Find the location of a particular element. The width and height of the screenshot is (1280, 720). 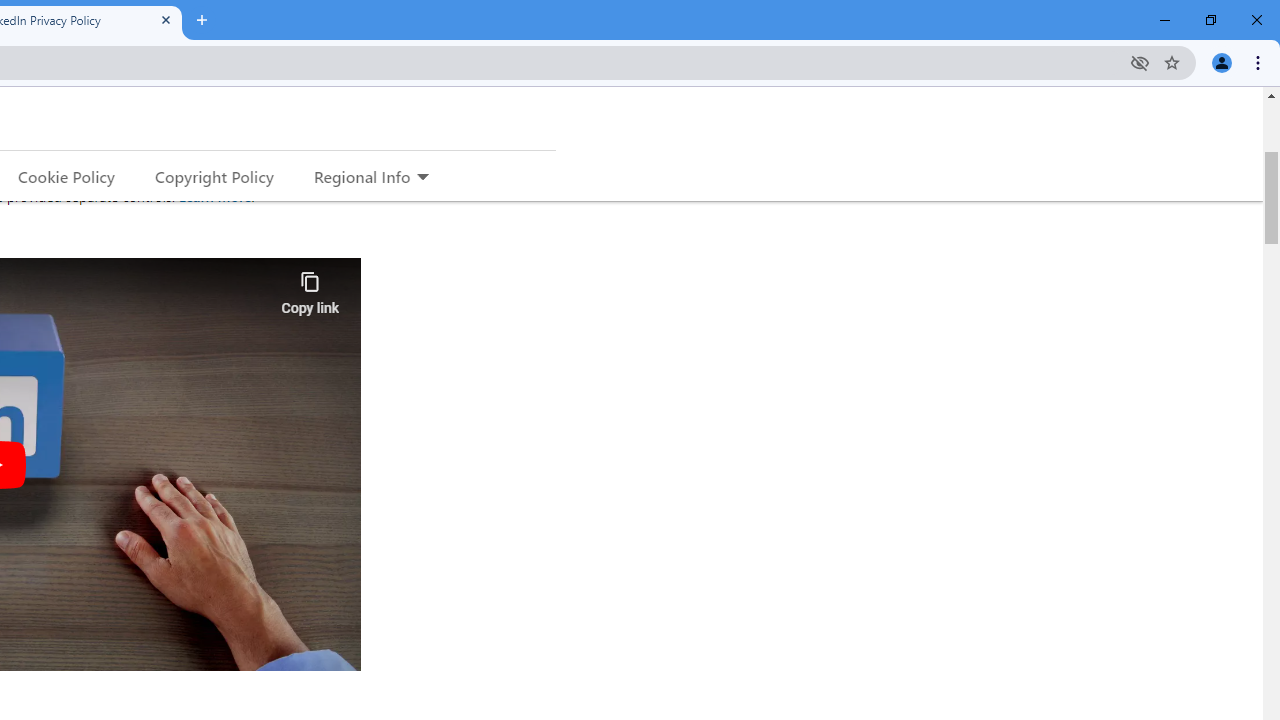

'Learn More' is located at coordinates (215, 196).